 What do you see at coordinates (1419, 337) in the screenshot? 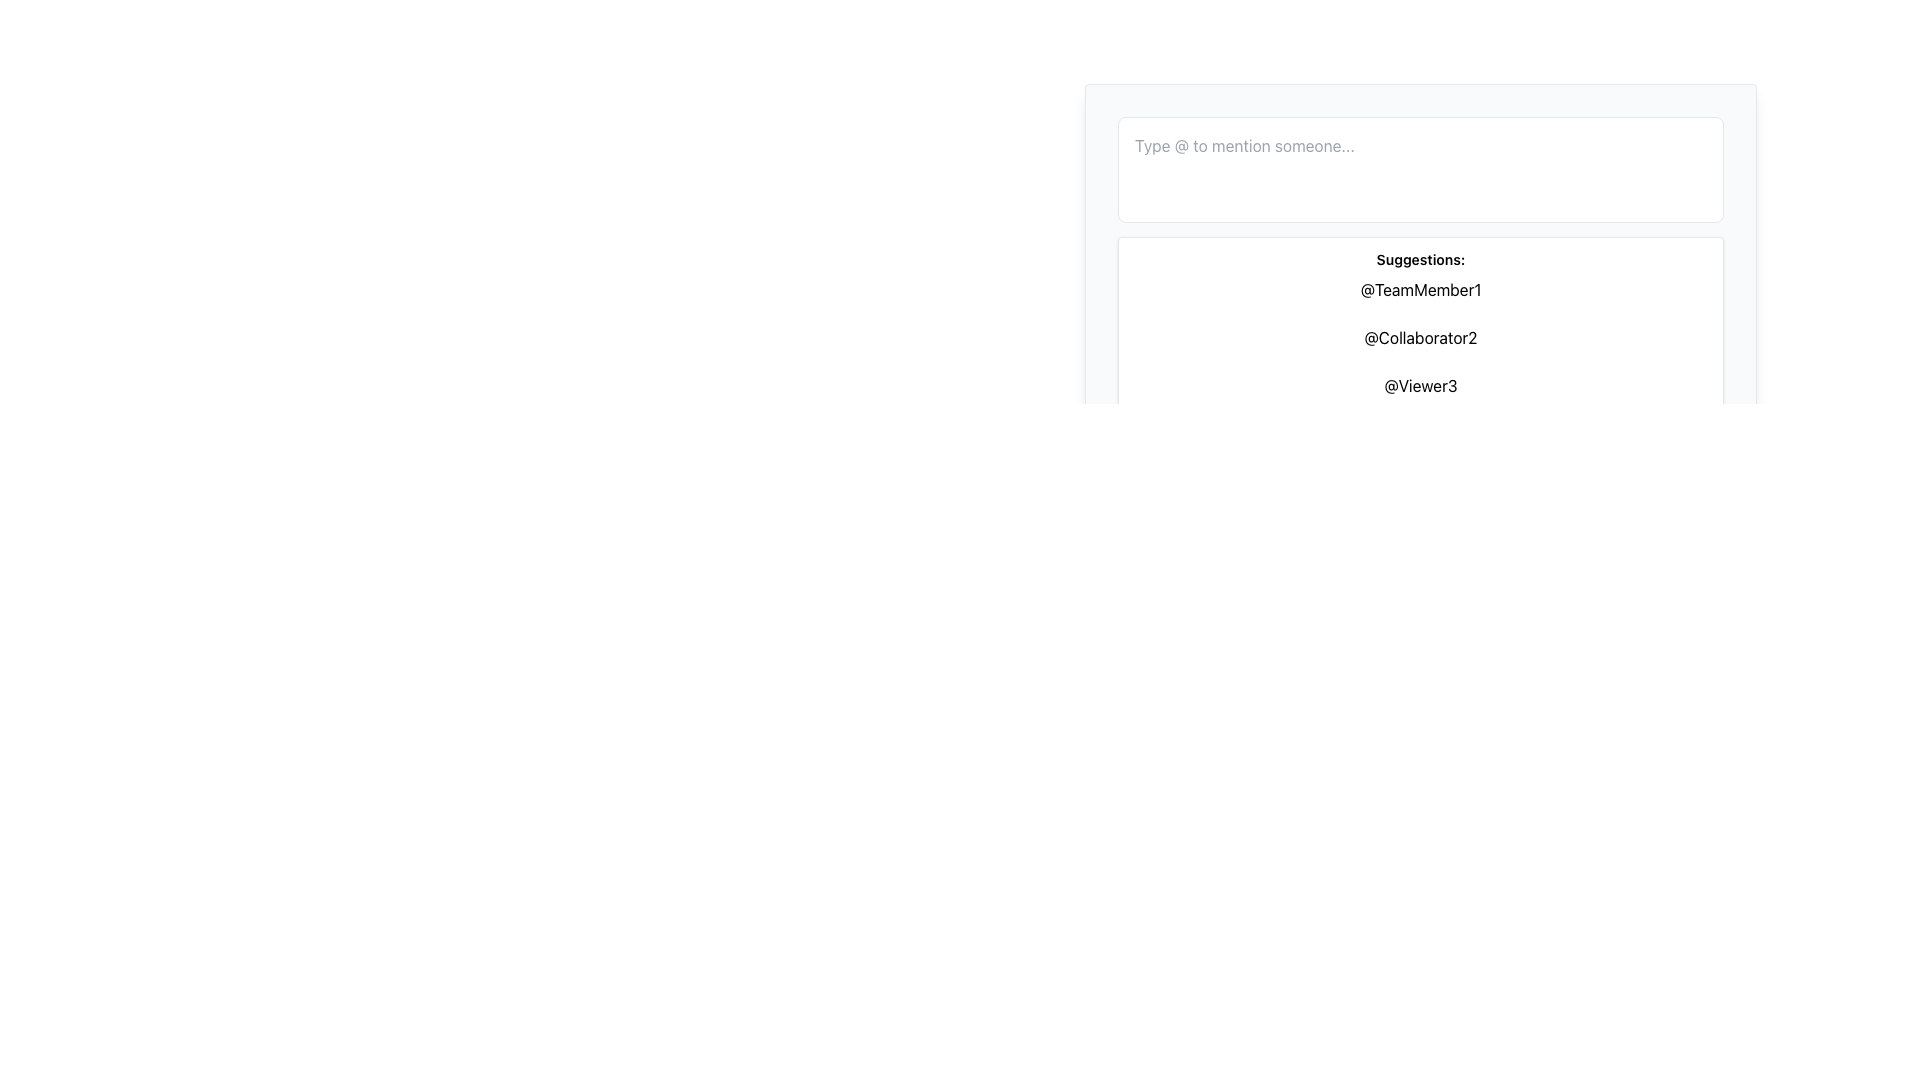
I see `the List item containing the text '@Collaborator2' to observe the highlight effect` at bounding box center [1419, 337].